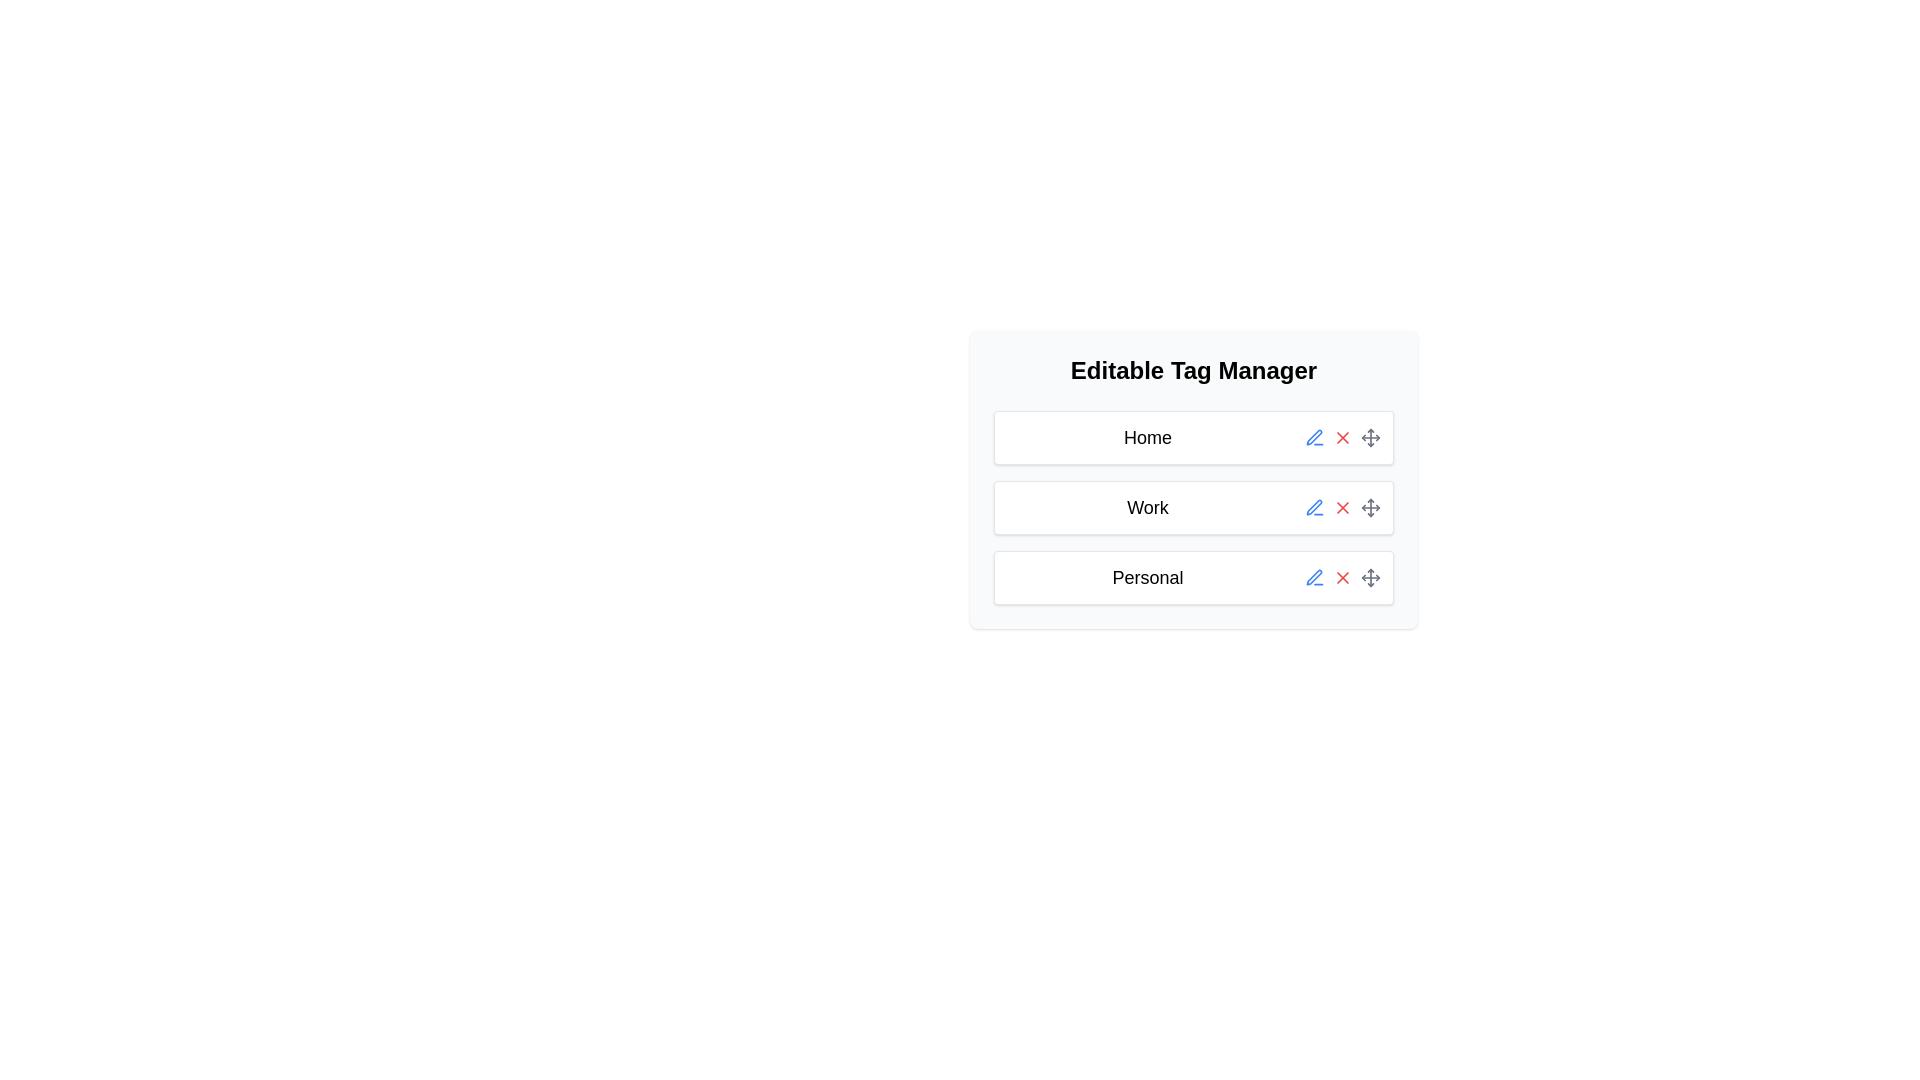  Describe the element at coordinates (1194, 578) in the screenshot. I see `the 'Personal' tag card at the bottom of the panel under 'Editable Tag Manager'` at that location.